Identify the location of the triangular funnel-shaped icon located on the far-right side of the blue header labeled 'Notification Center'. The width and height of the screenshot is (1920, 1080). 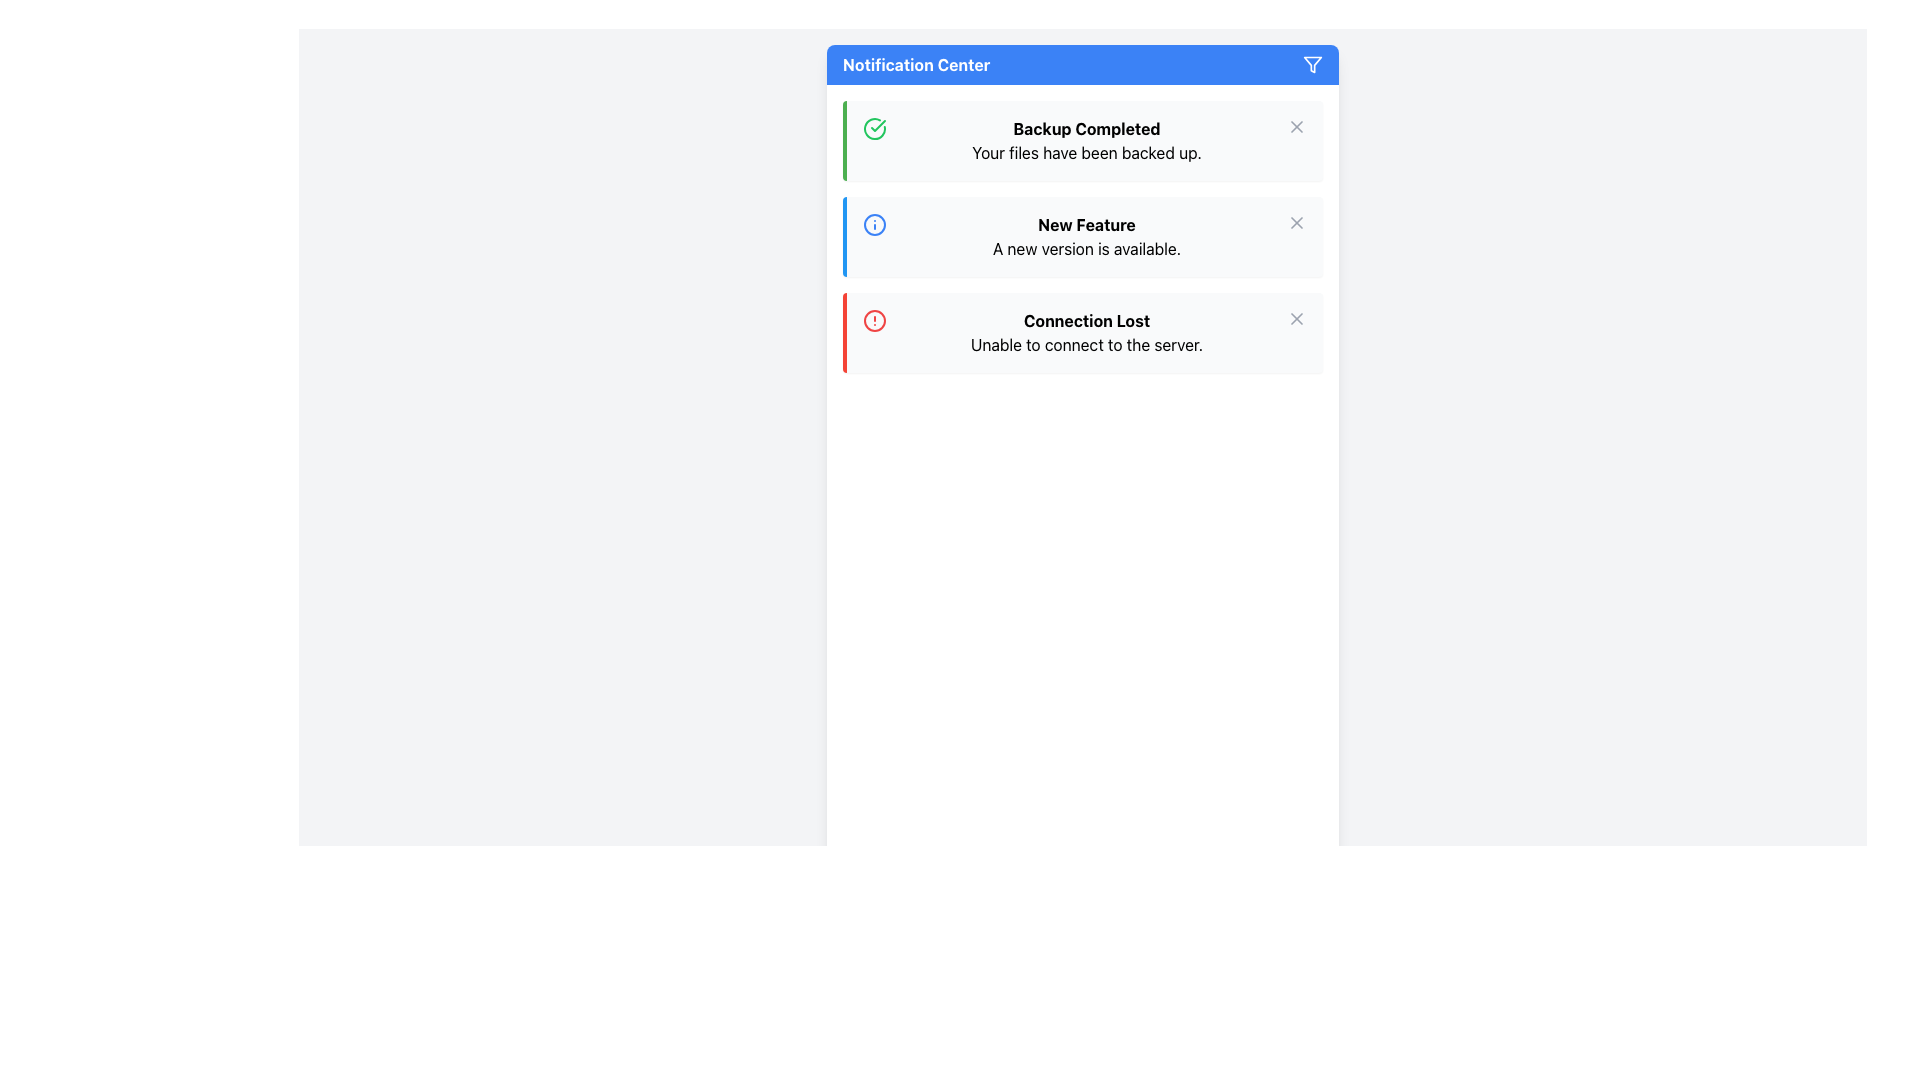
(1313, 64).